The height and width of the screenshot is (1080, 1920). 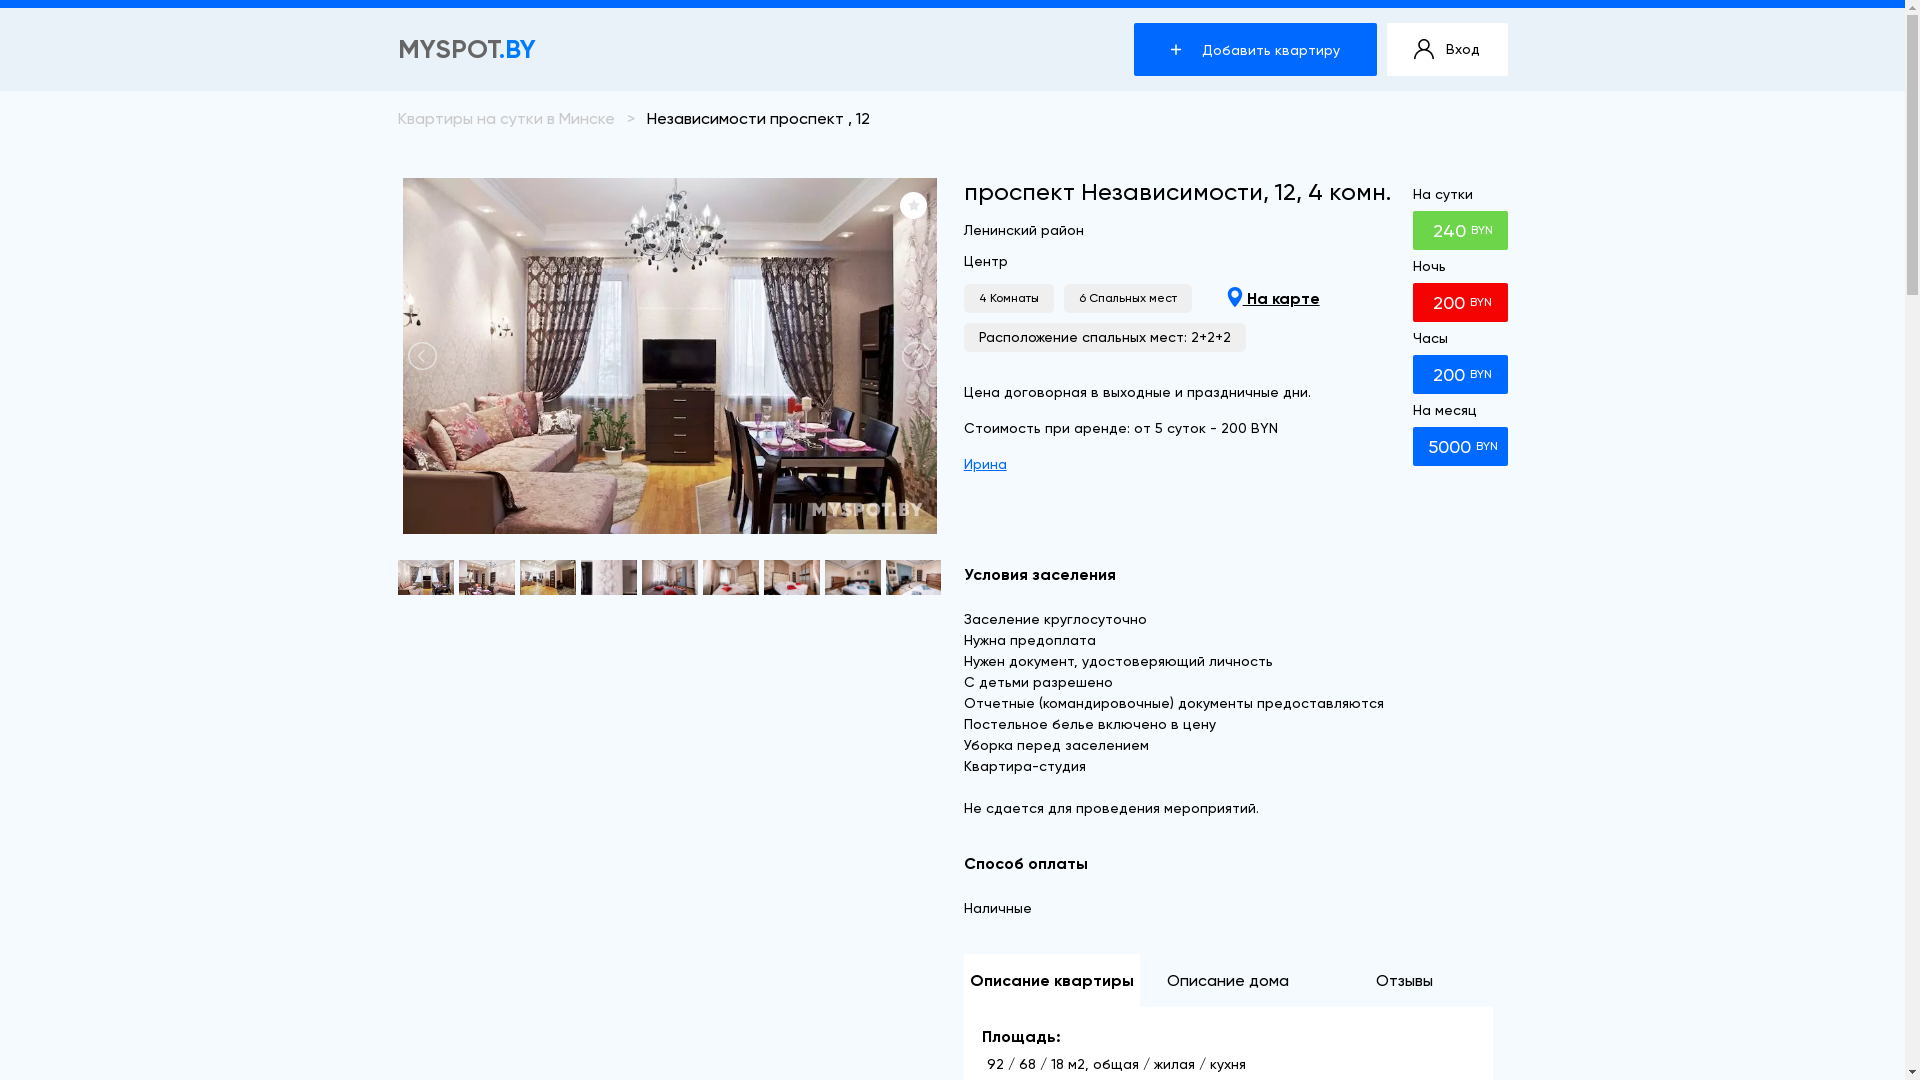 What do you see at coordinates (465, 48) in the screenshot?
I see `'MYSPOT.BY'` at bounding box center [465, 48].